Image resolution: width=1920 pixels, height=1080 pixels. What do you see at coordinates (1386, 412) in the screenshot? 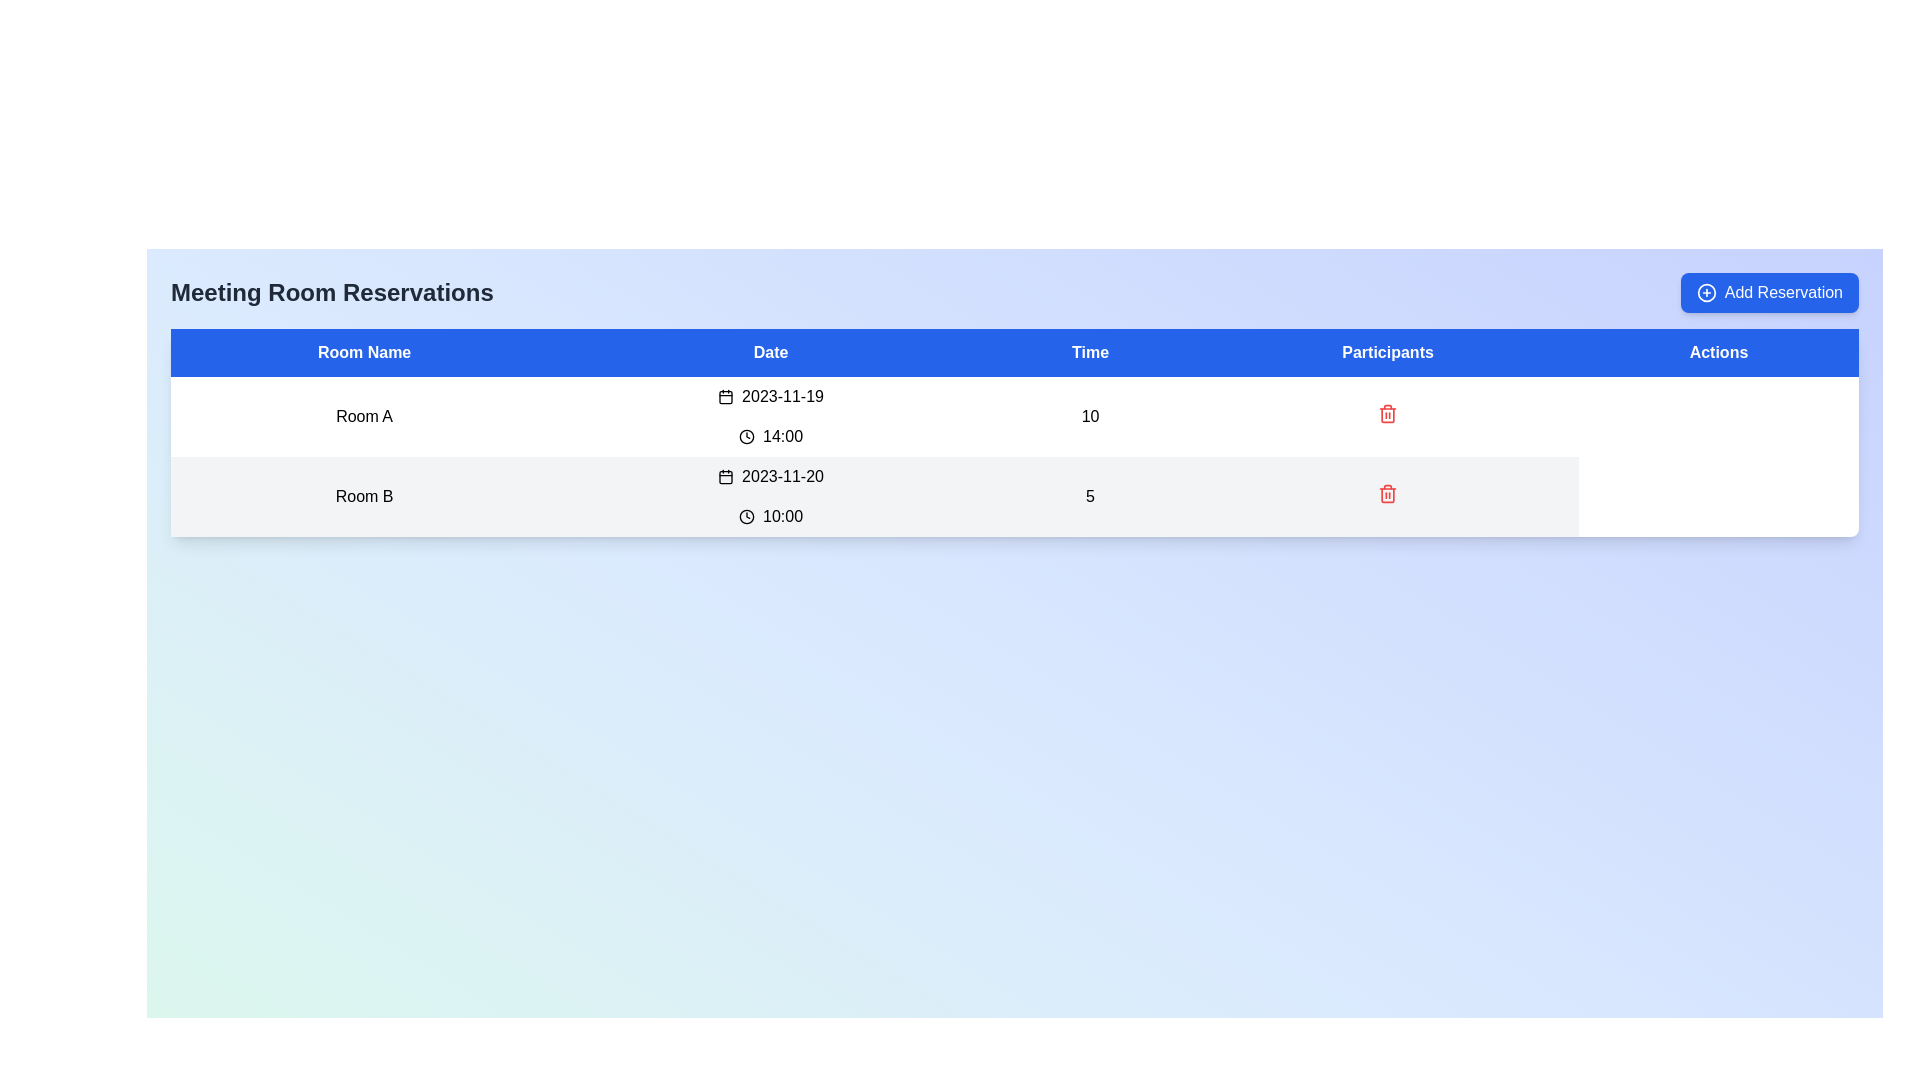
I see `the delete icon button located in the second row of the 'Actions' column of the table` at bounding box center [1386, 412].